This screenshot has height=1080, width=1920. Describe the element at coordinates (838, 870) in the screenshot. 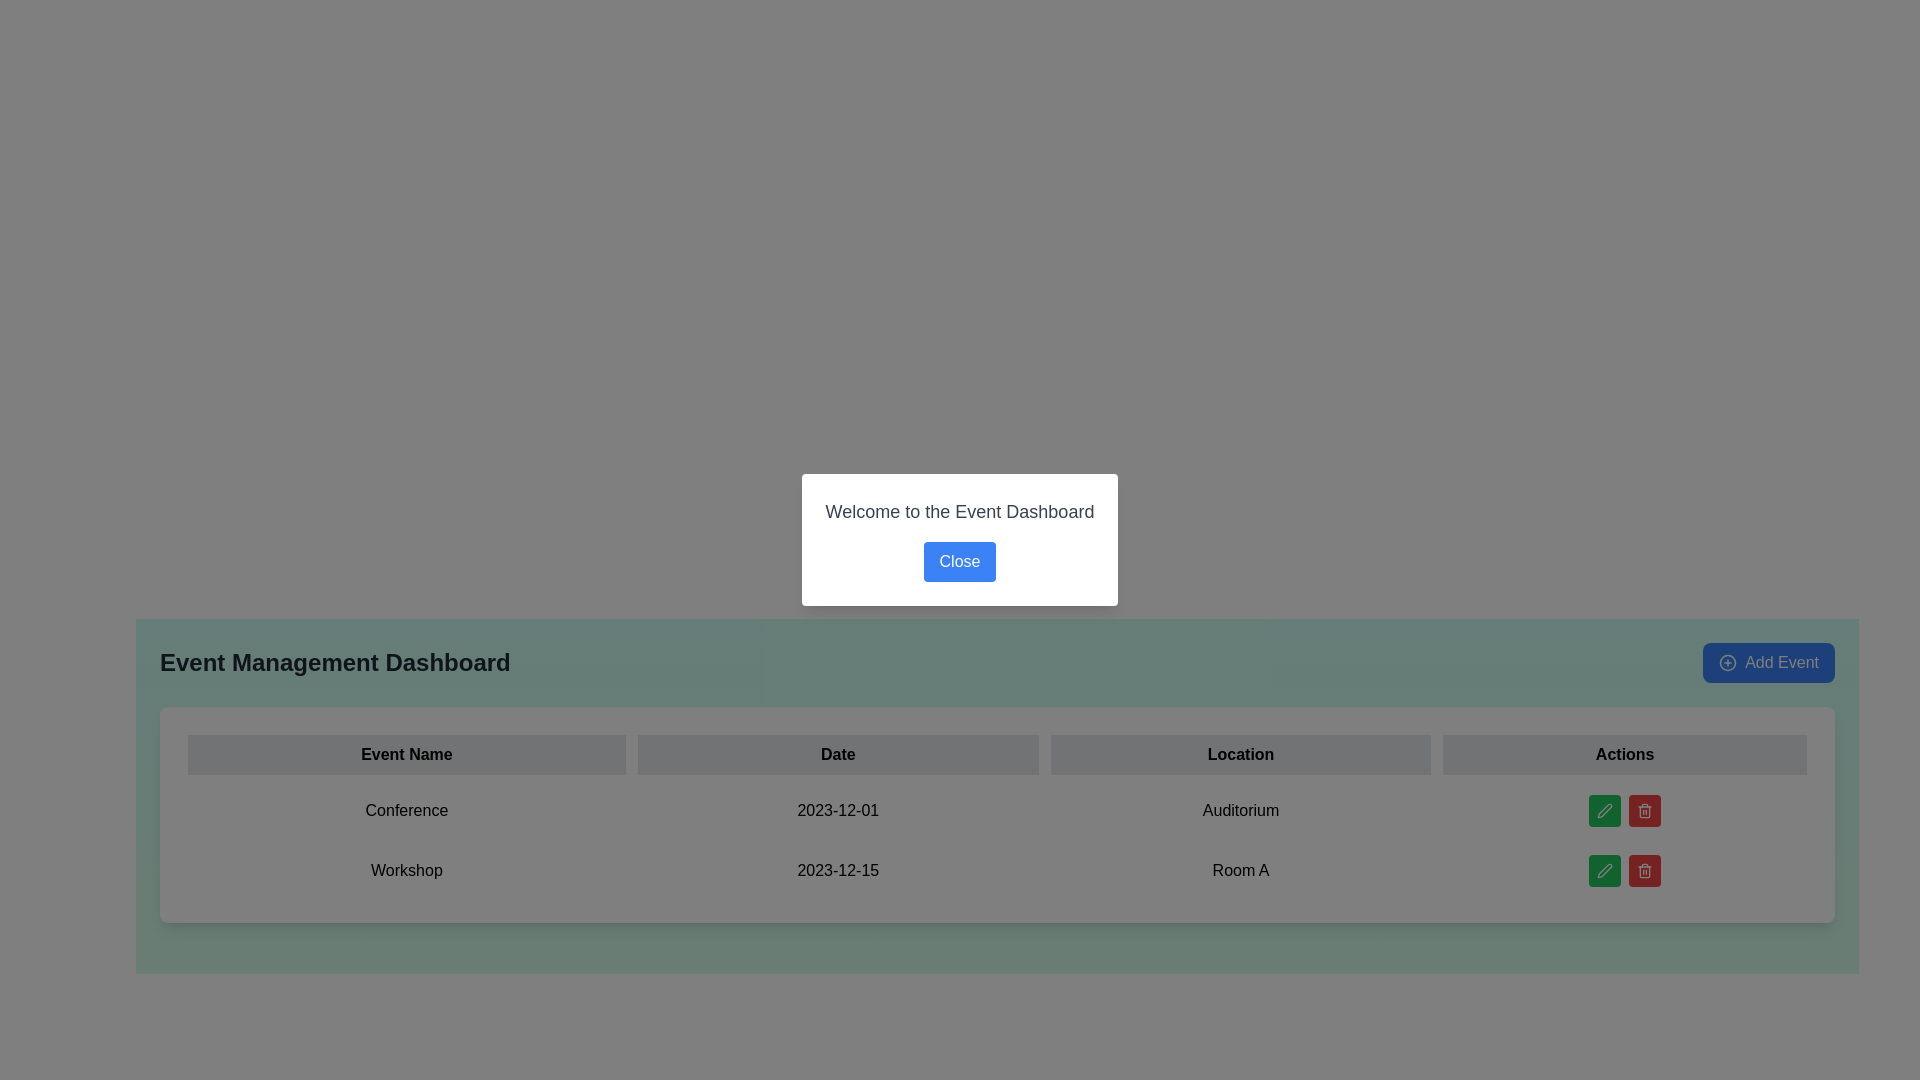

I see `the text element displaying '2023-12-15' in the 'Date' column of the table for the 'Workshop' event` at that location.